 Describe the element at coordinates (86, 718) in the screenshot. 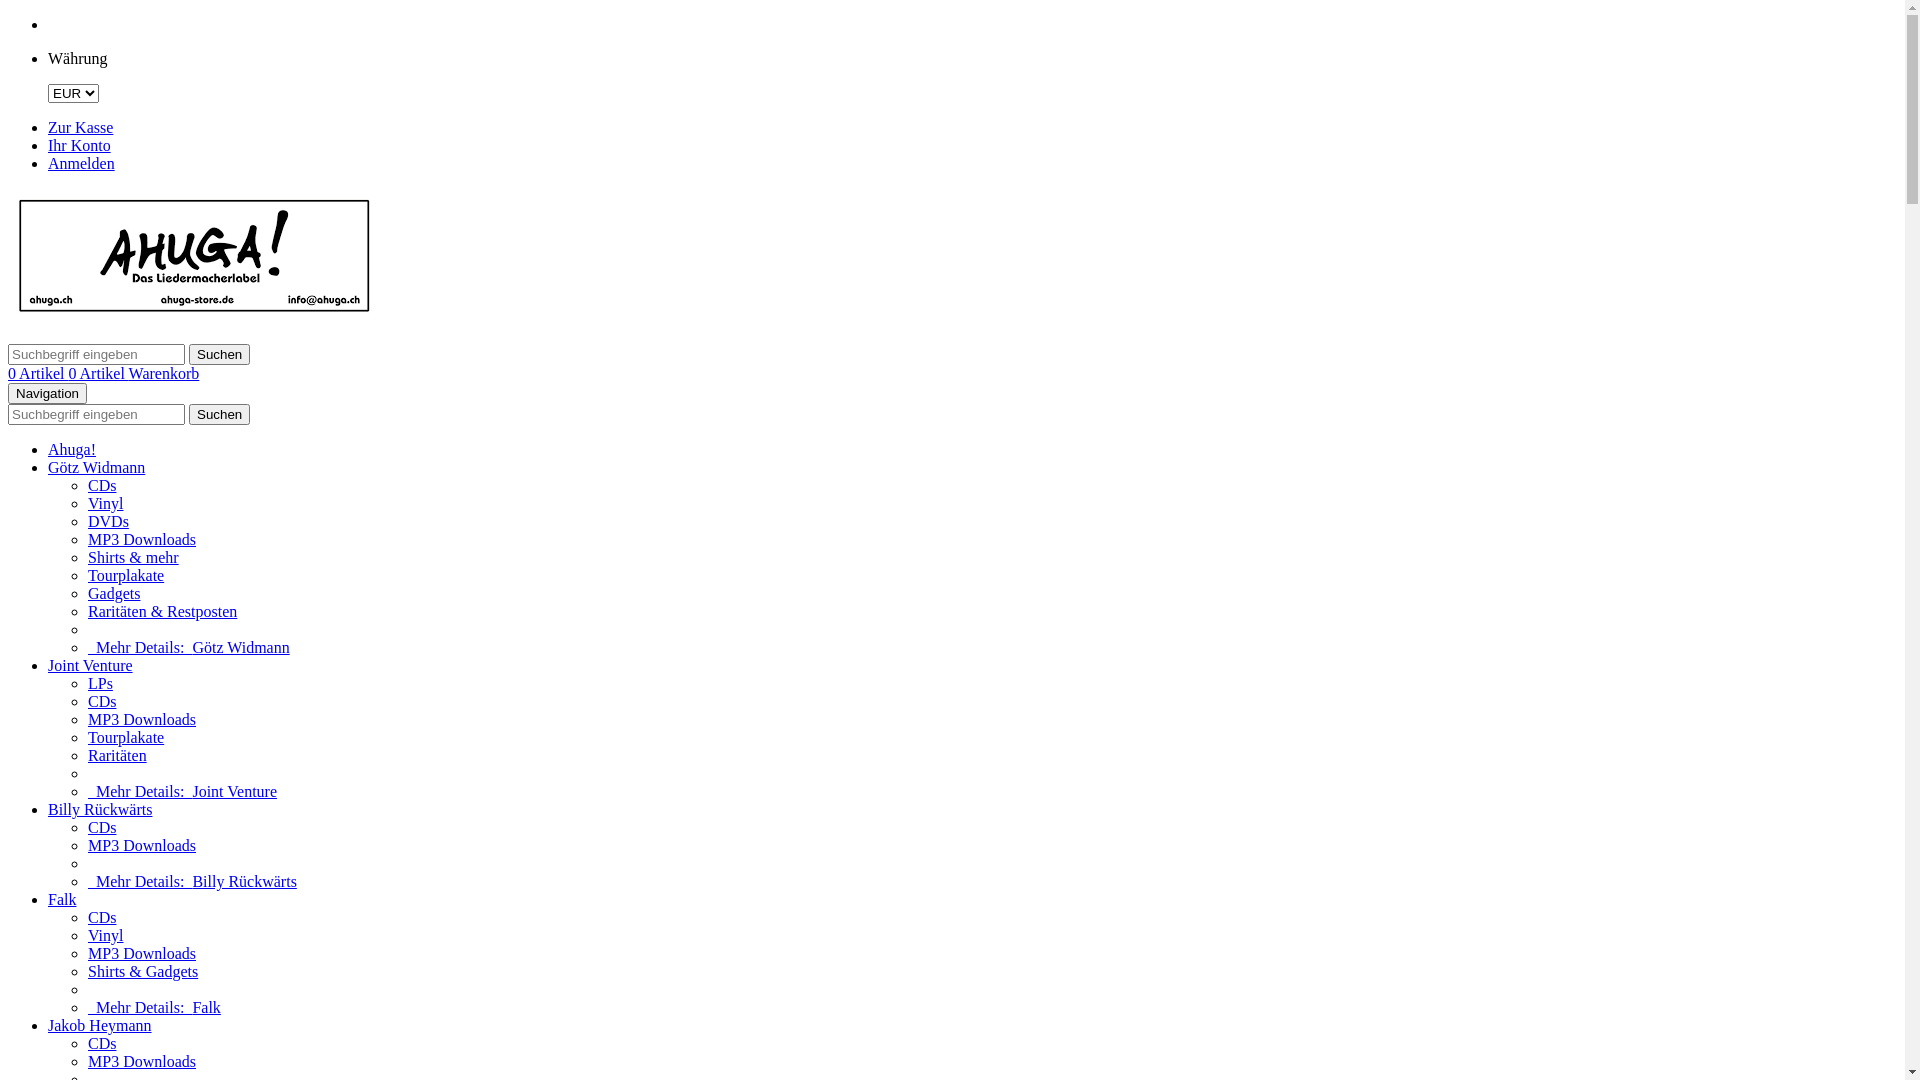

I see `'MP3 Downloads'` at that location.